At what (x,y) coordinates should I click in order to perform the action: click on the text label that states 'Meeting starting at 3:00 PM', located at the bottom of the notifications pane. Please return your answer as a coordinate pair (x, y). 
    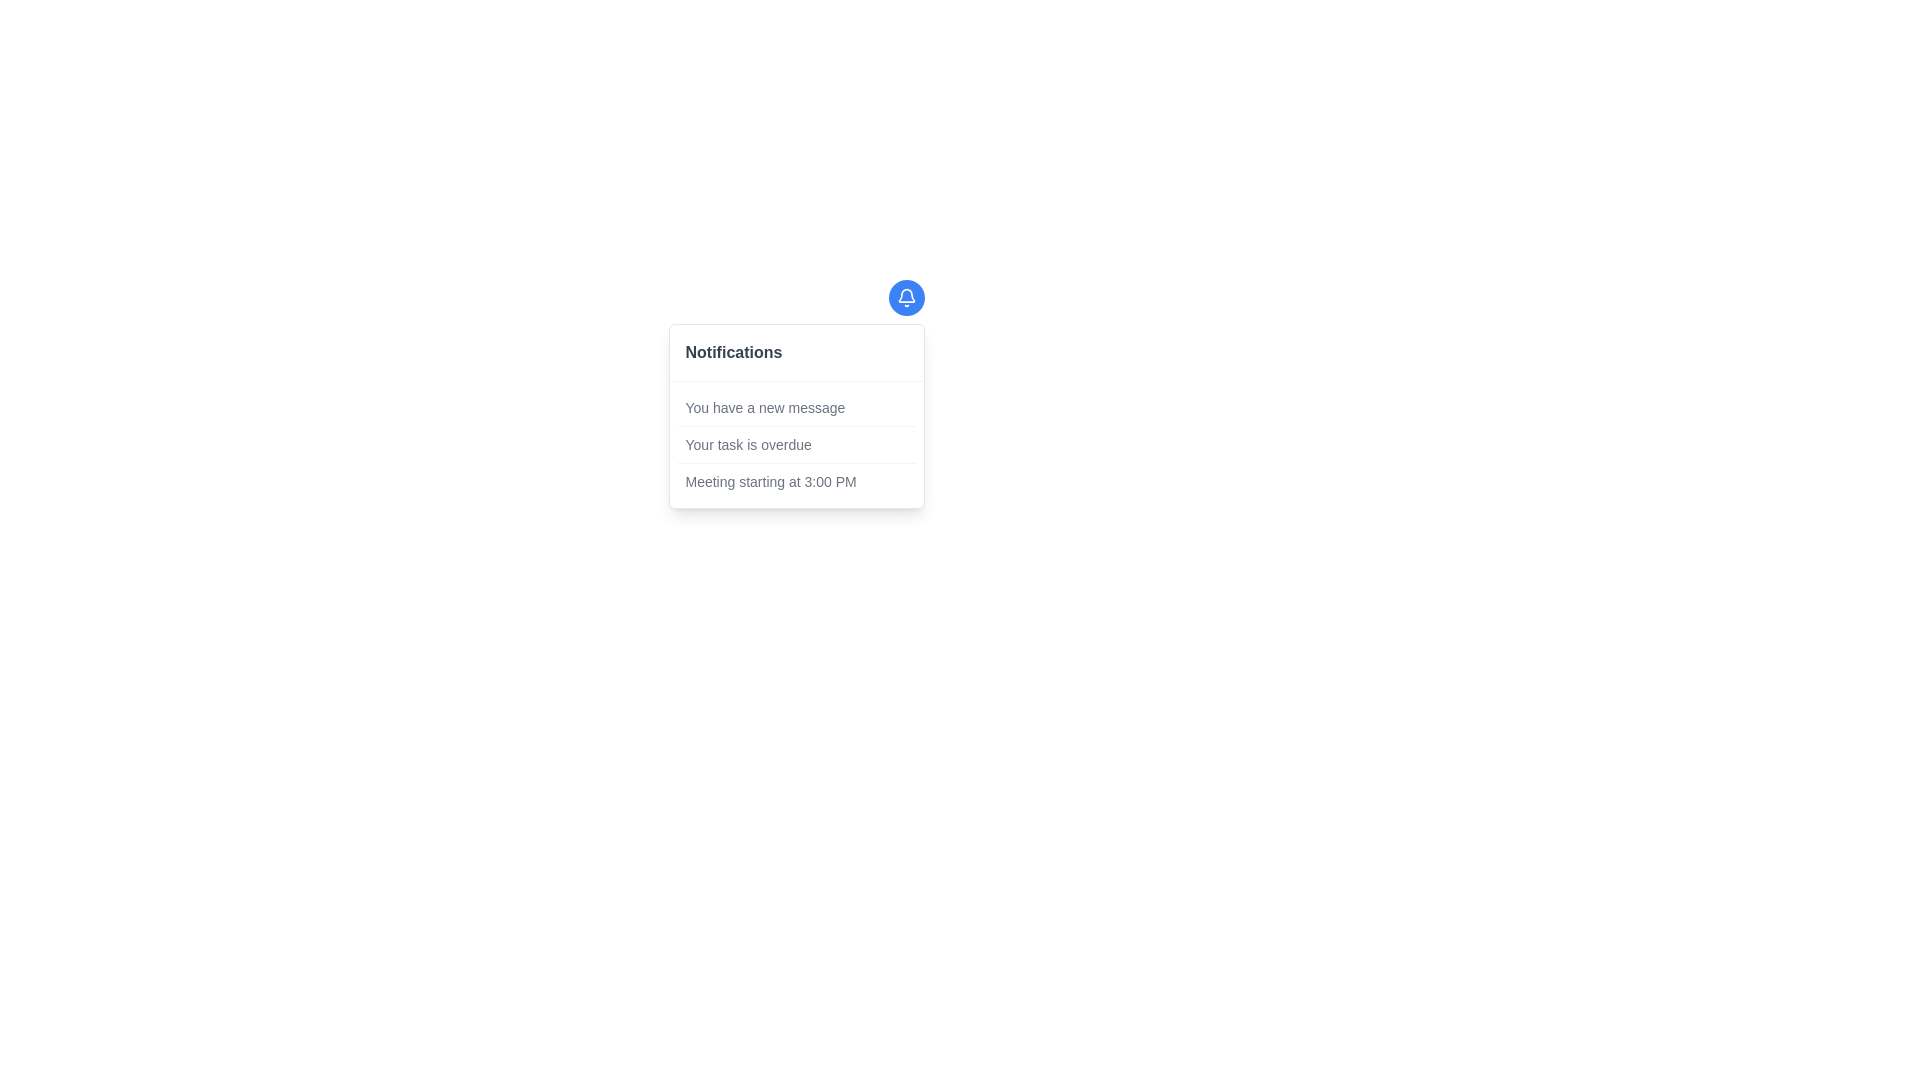
    Looking at the image, I should click on (770, 482).